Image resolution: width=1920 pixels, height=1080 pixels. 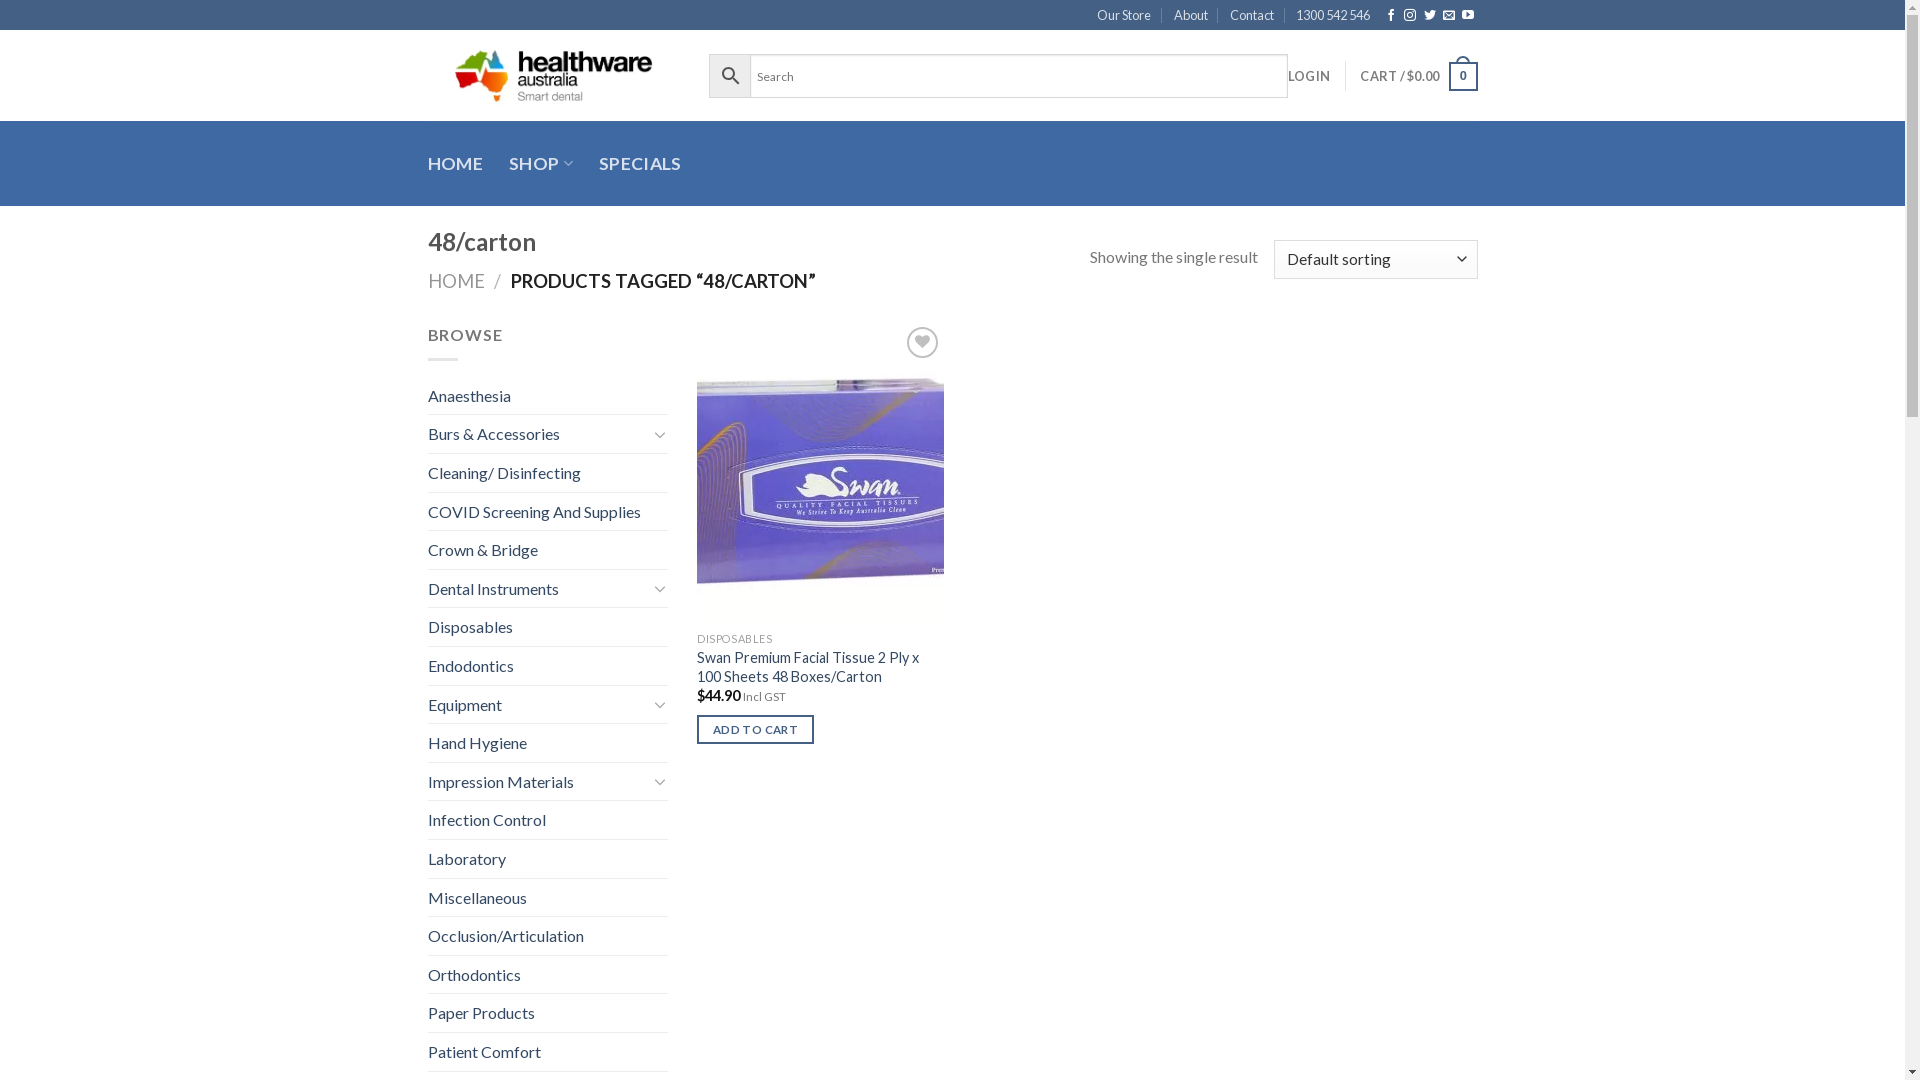 What do you see at coordinates (547, 936) in the screenshot?
I see `'Occlusion/Articulation'` at bounding box center [547, 936].